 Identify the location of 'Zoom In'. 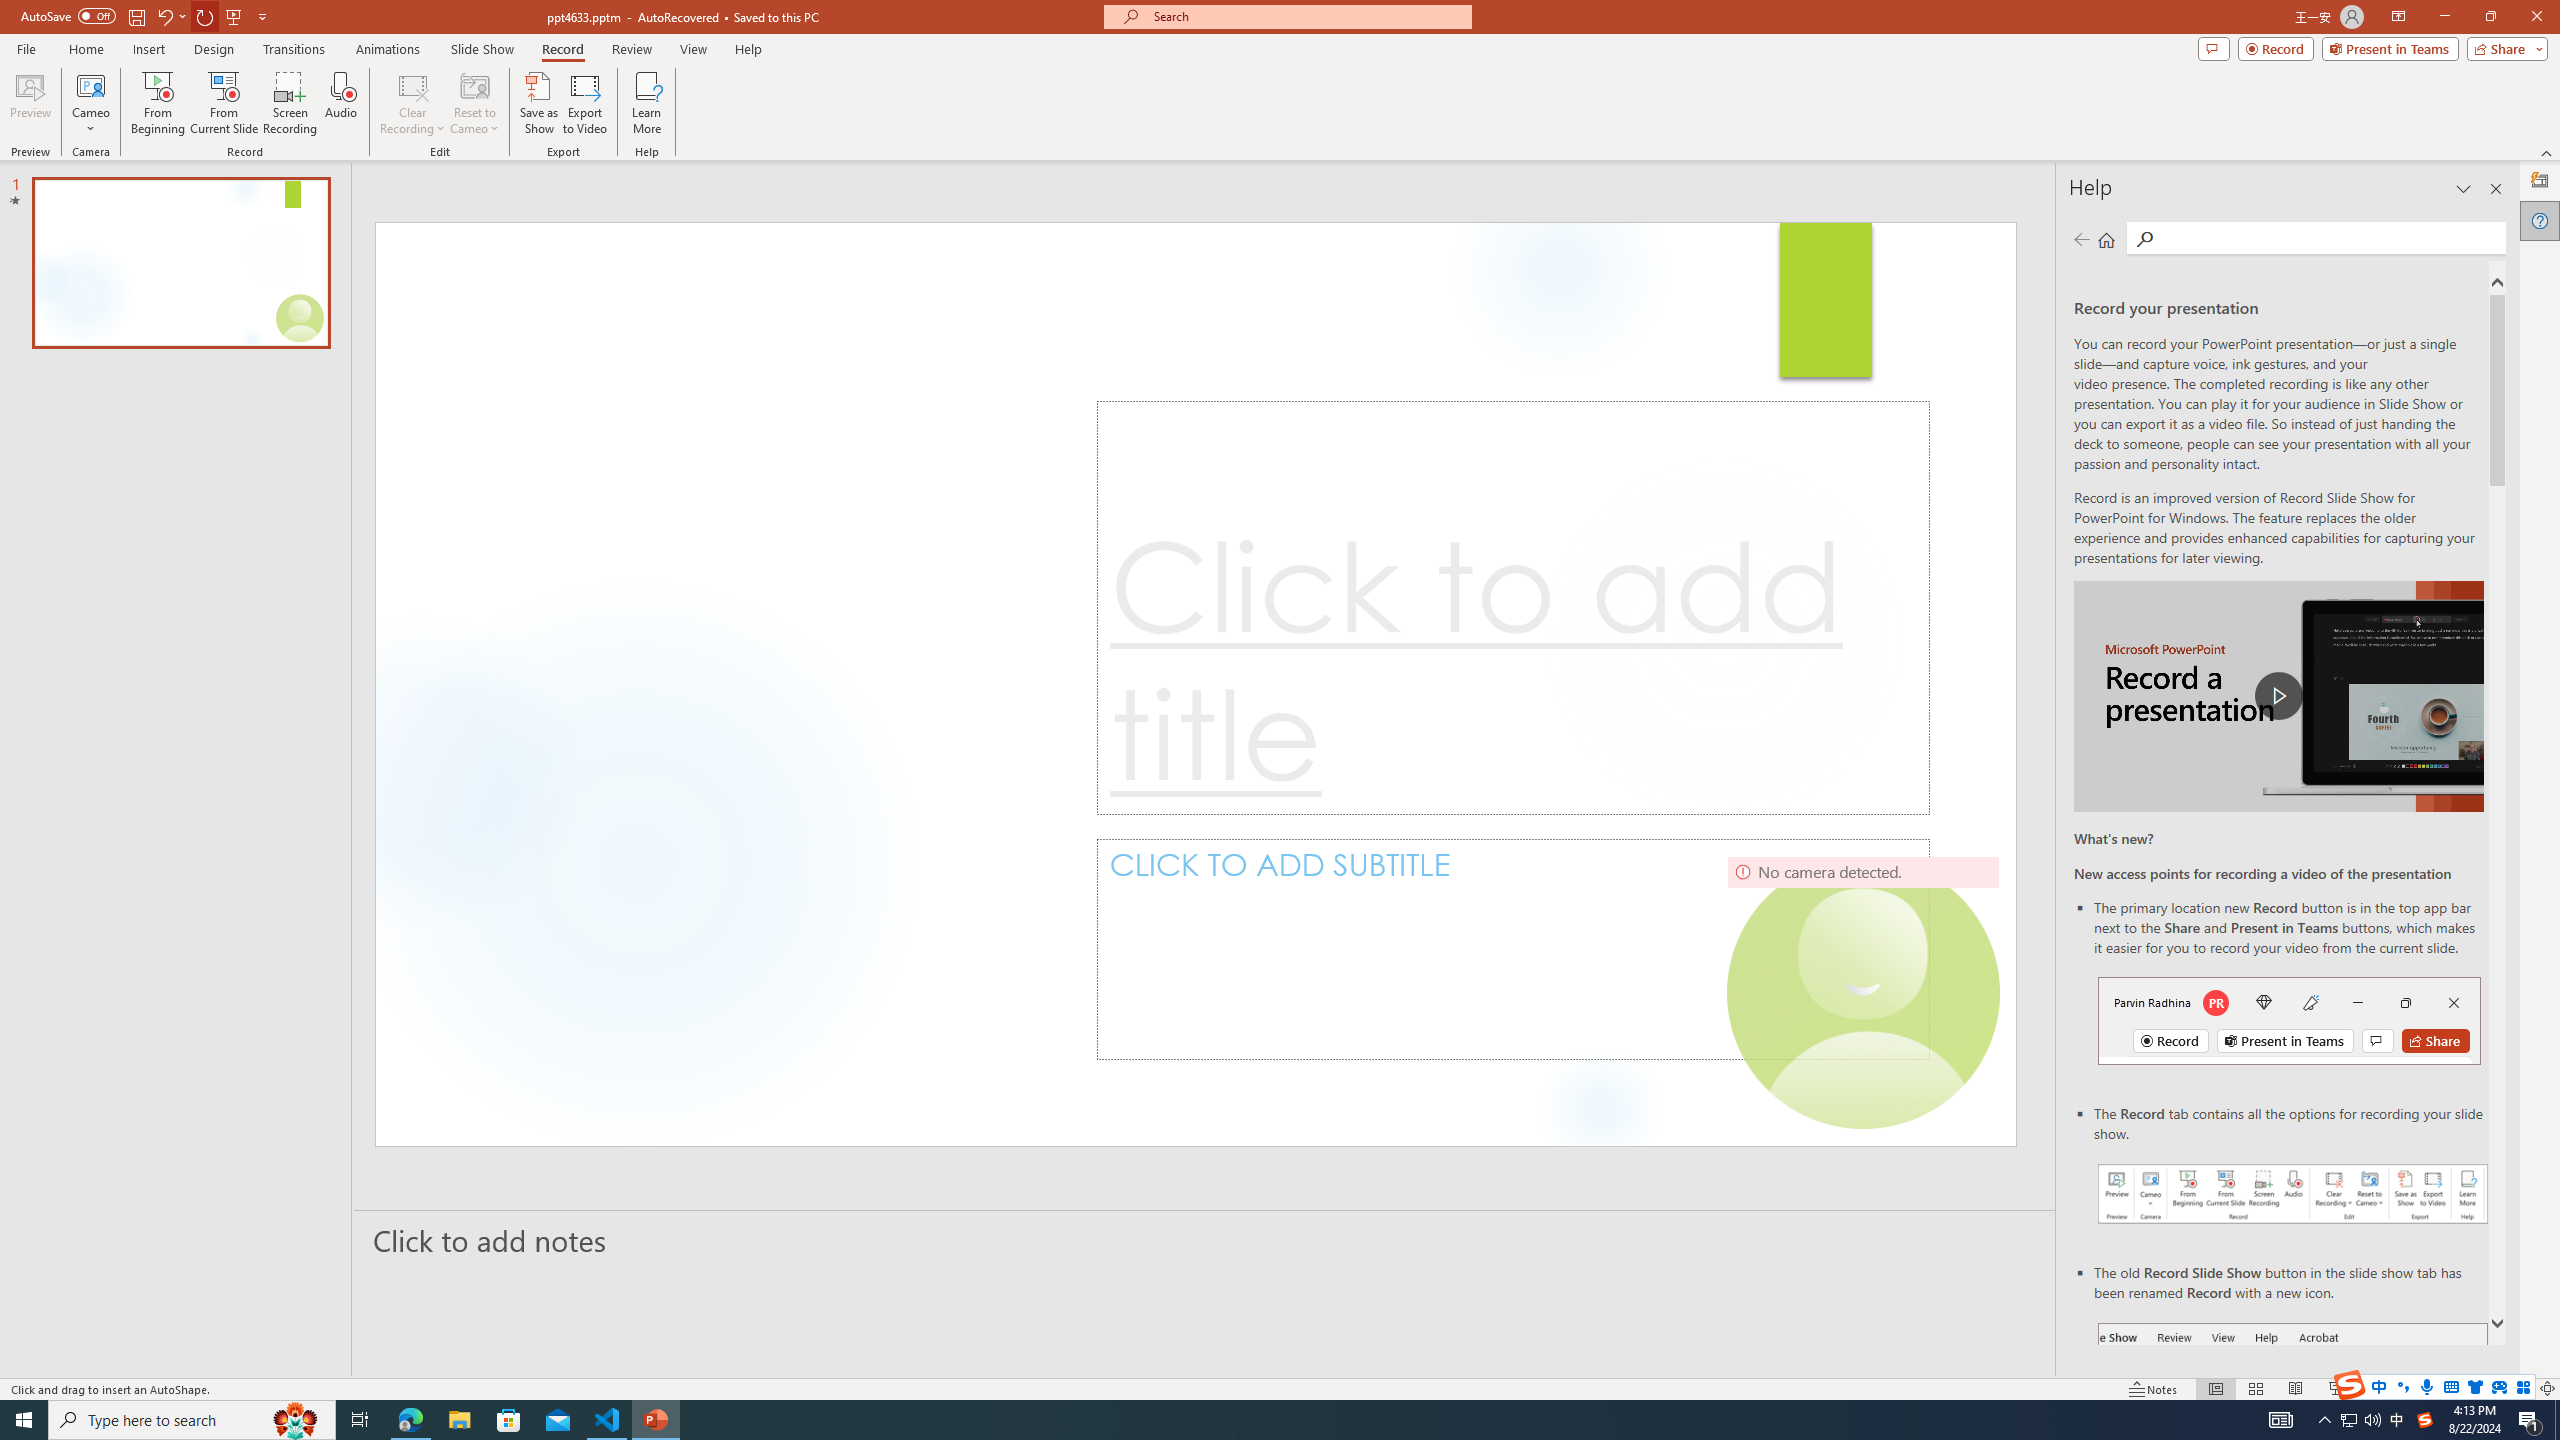
(2483, 1389).